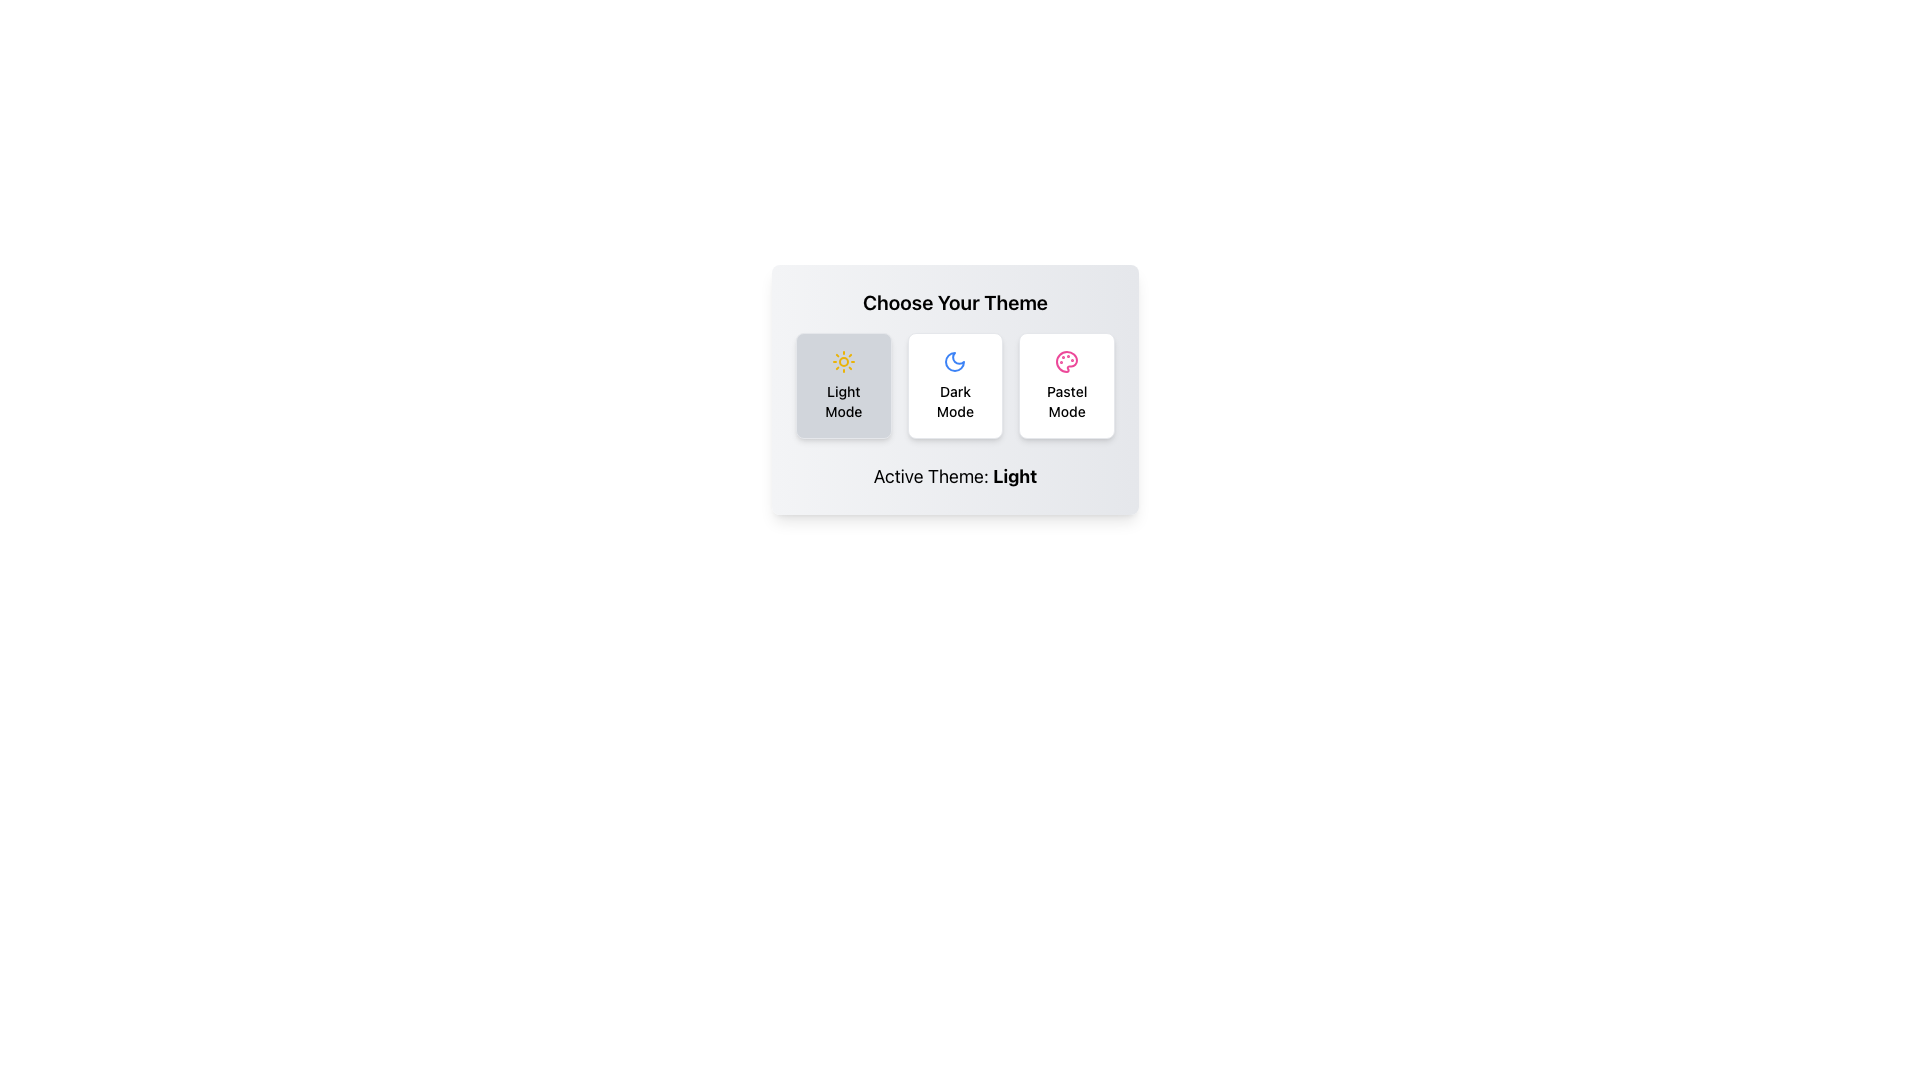 The image size is (1920, 1080). Describe the element at coordinates (954, 362) in the screenshot. I see `the dark mode theme icon located in the middle of the three theme options, above the label text 'Dark Mode'` at that location.